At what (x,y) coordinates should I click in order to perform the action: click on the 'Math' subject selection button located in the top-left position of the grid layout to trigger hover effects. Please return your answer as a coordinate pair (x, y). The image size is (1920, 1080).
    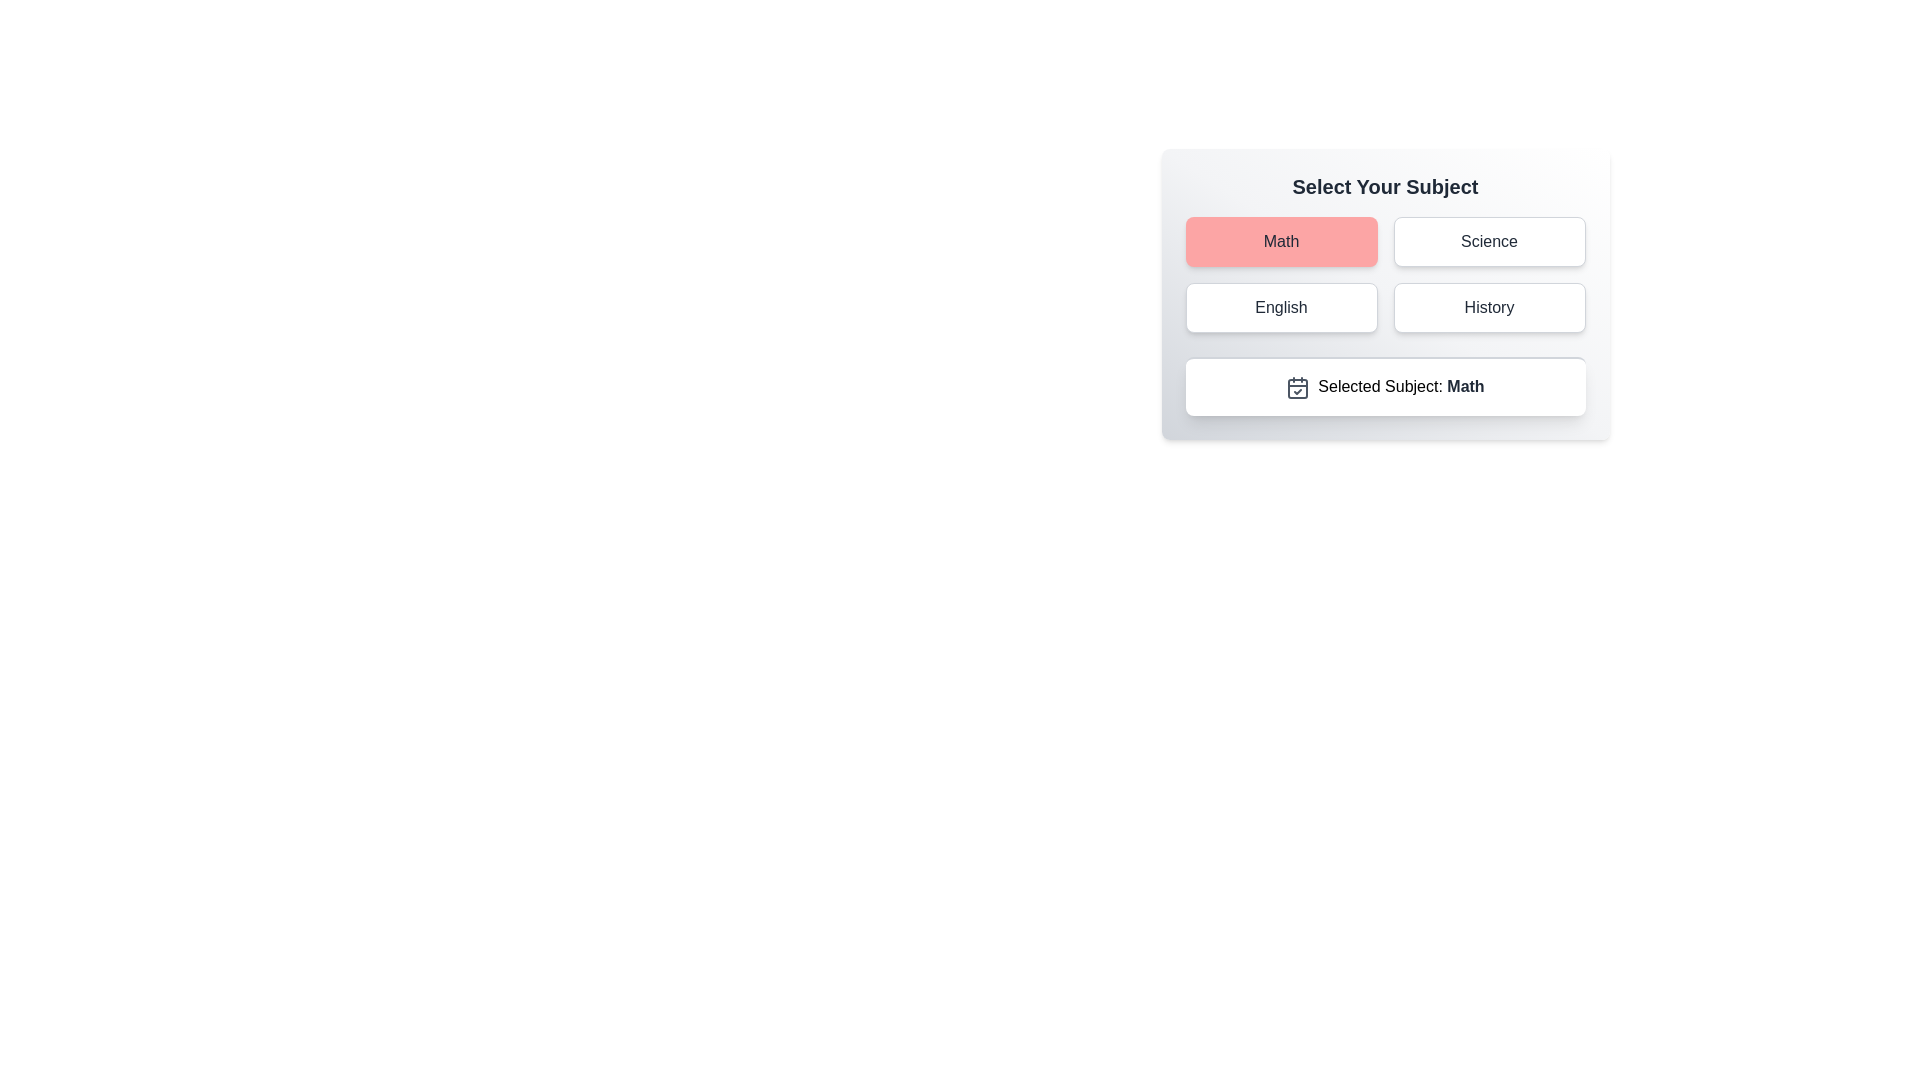
    Looking at the image, I should click on (1281, 241).